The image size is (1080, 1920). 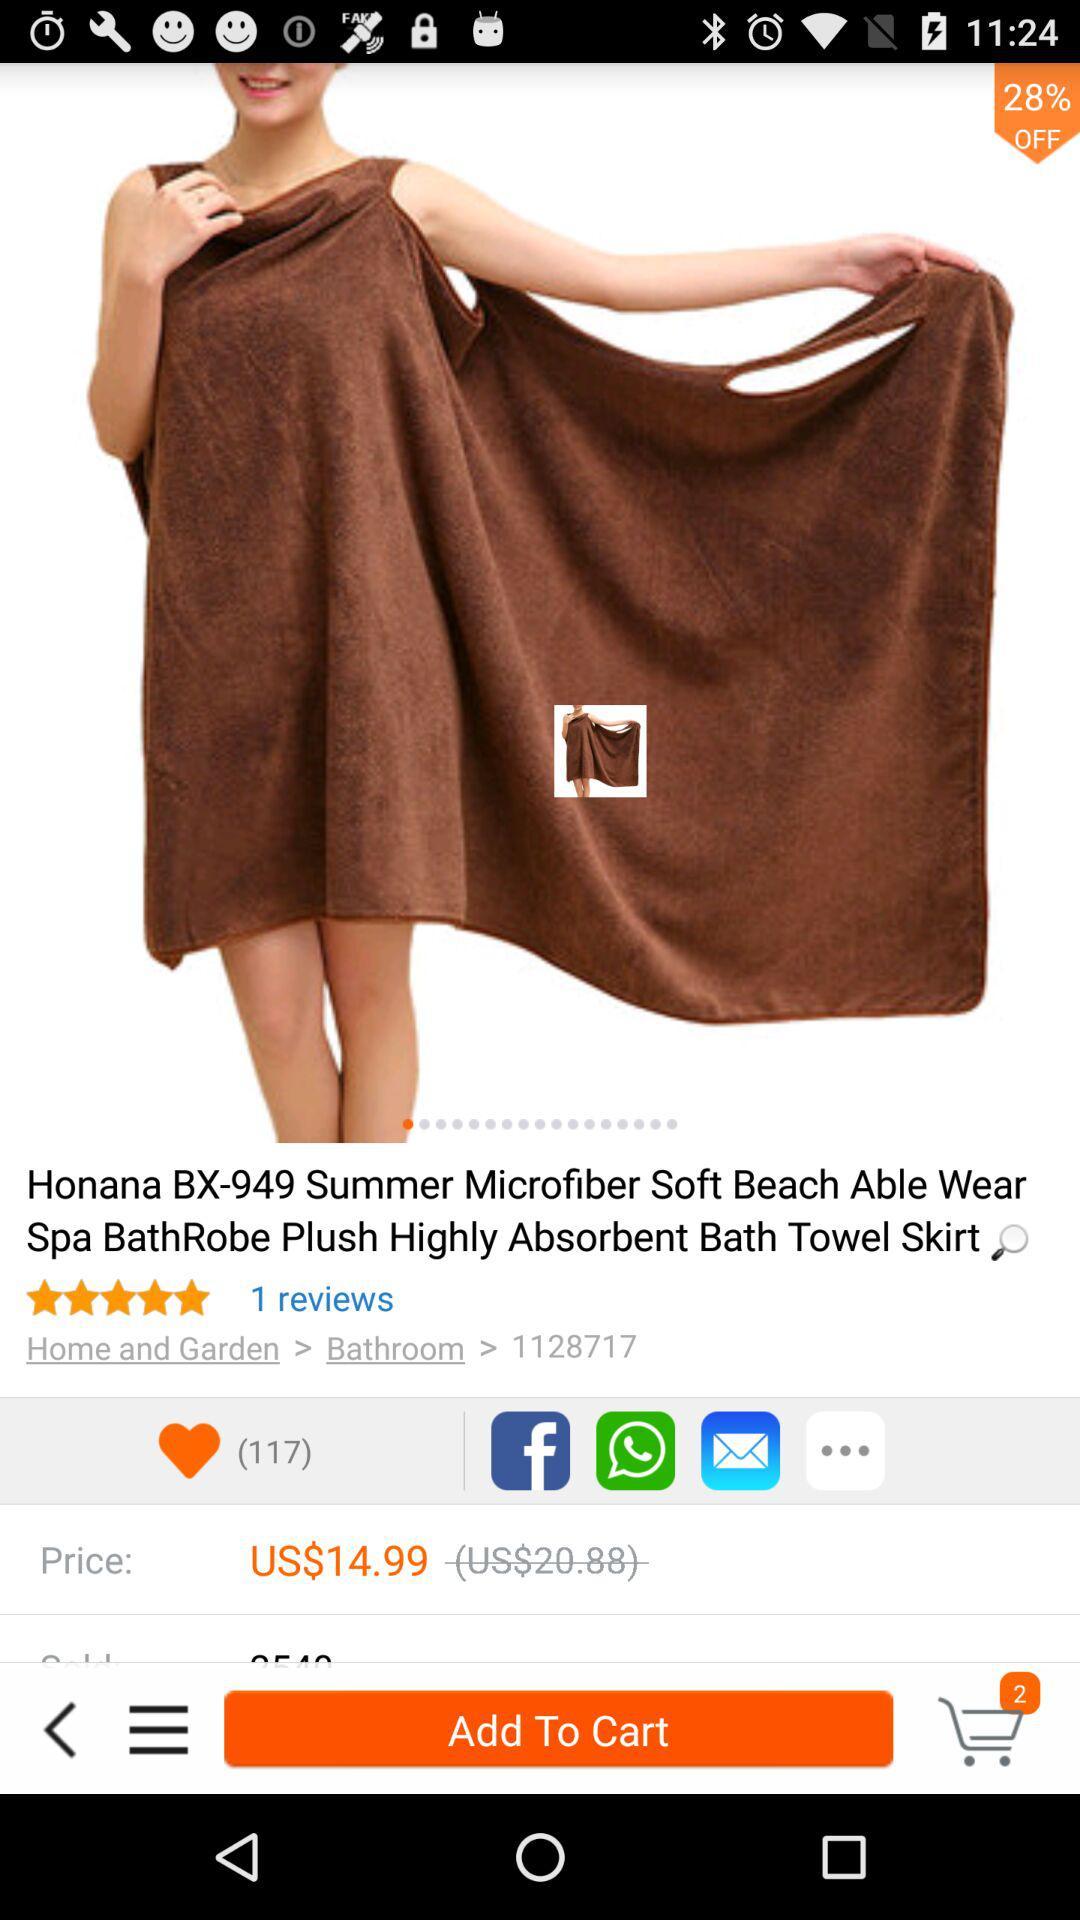 What do you see at coordinates (395, 1347) in the screenshot?
I see `the icon next to > icon` at bounding box center [395, 1347].